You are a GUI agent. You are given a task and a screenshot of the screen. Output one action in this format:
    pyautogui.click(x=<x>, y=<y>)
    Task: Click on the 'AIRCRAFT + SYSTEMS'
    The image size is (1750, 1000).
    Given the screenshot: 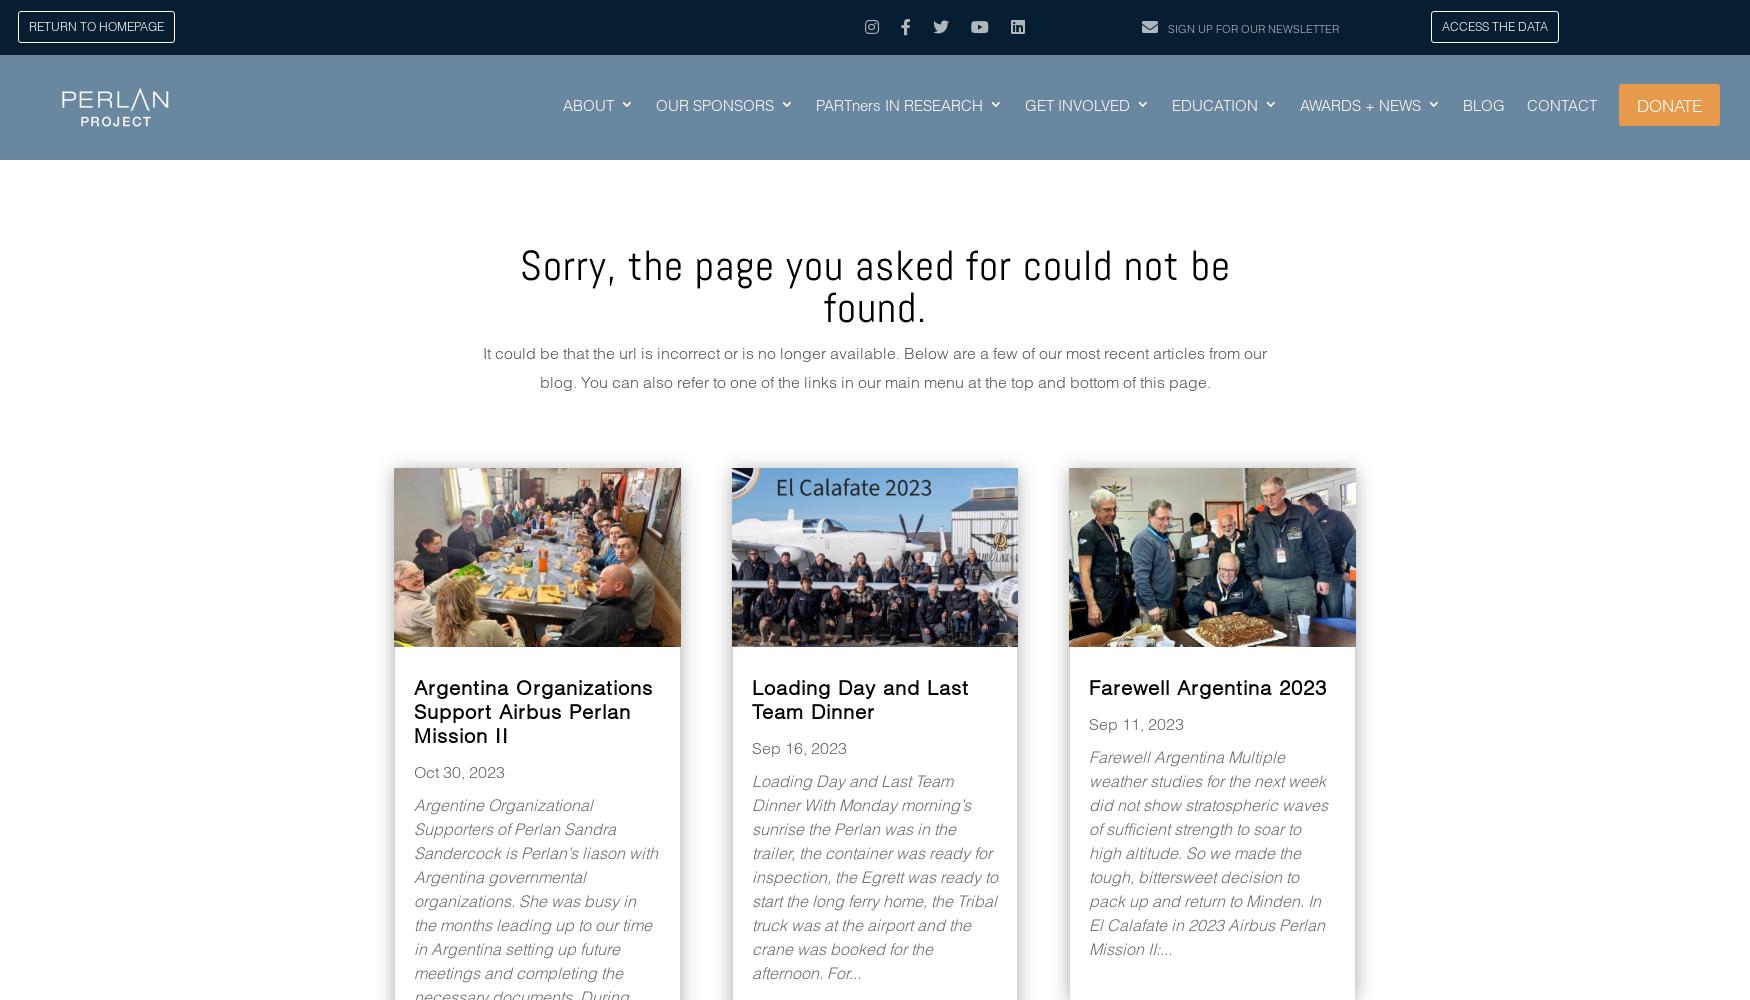 What is the action you would take?
    pyautogui.click(x=648, y=302)
    